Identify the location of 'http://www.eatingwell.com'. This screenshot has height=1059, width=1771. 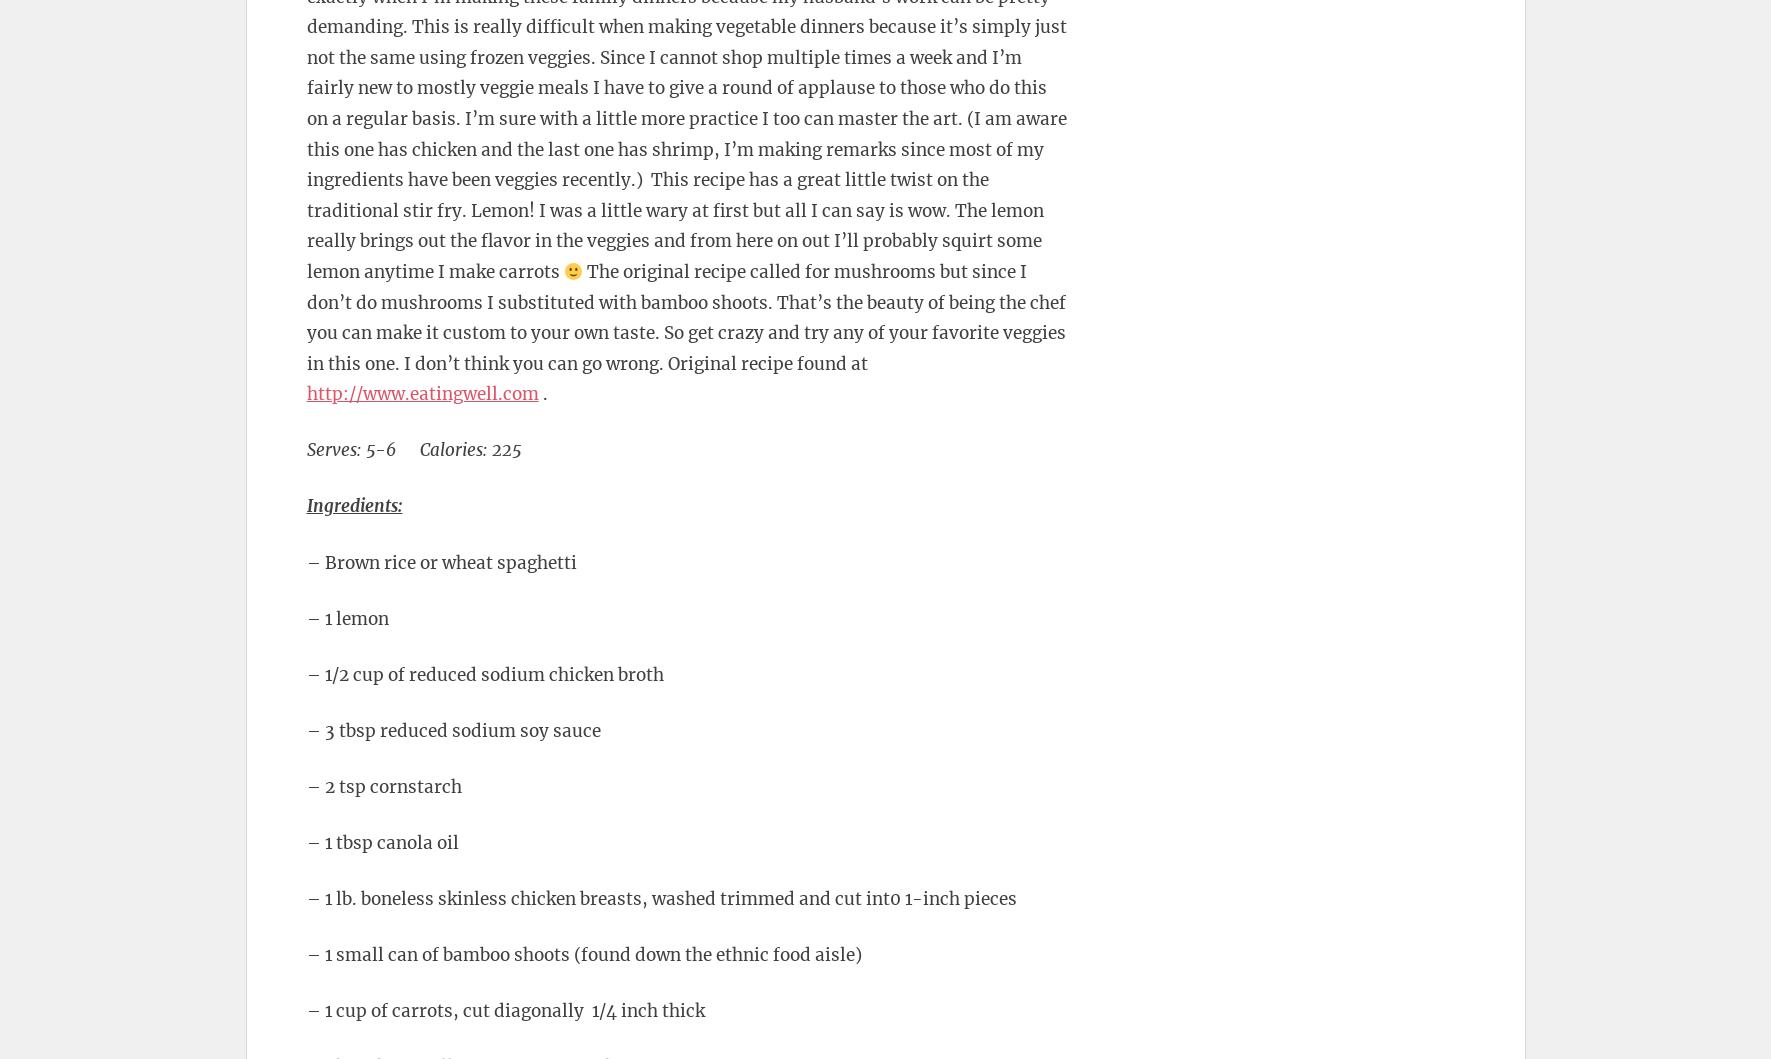
(422, 392).